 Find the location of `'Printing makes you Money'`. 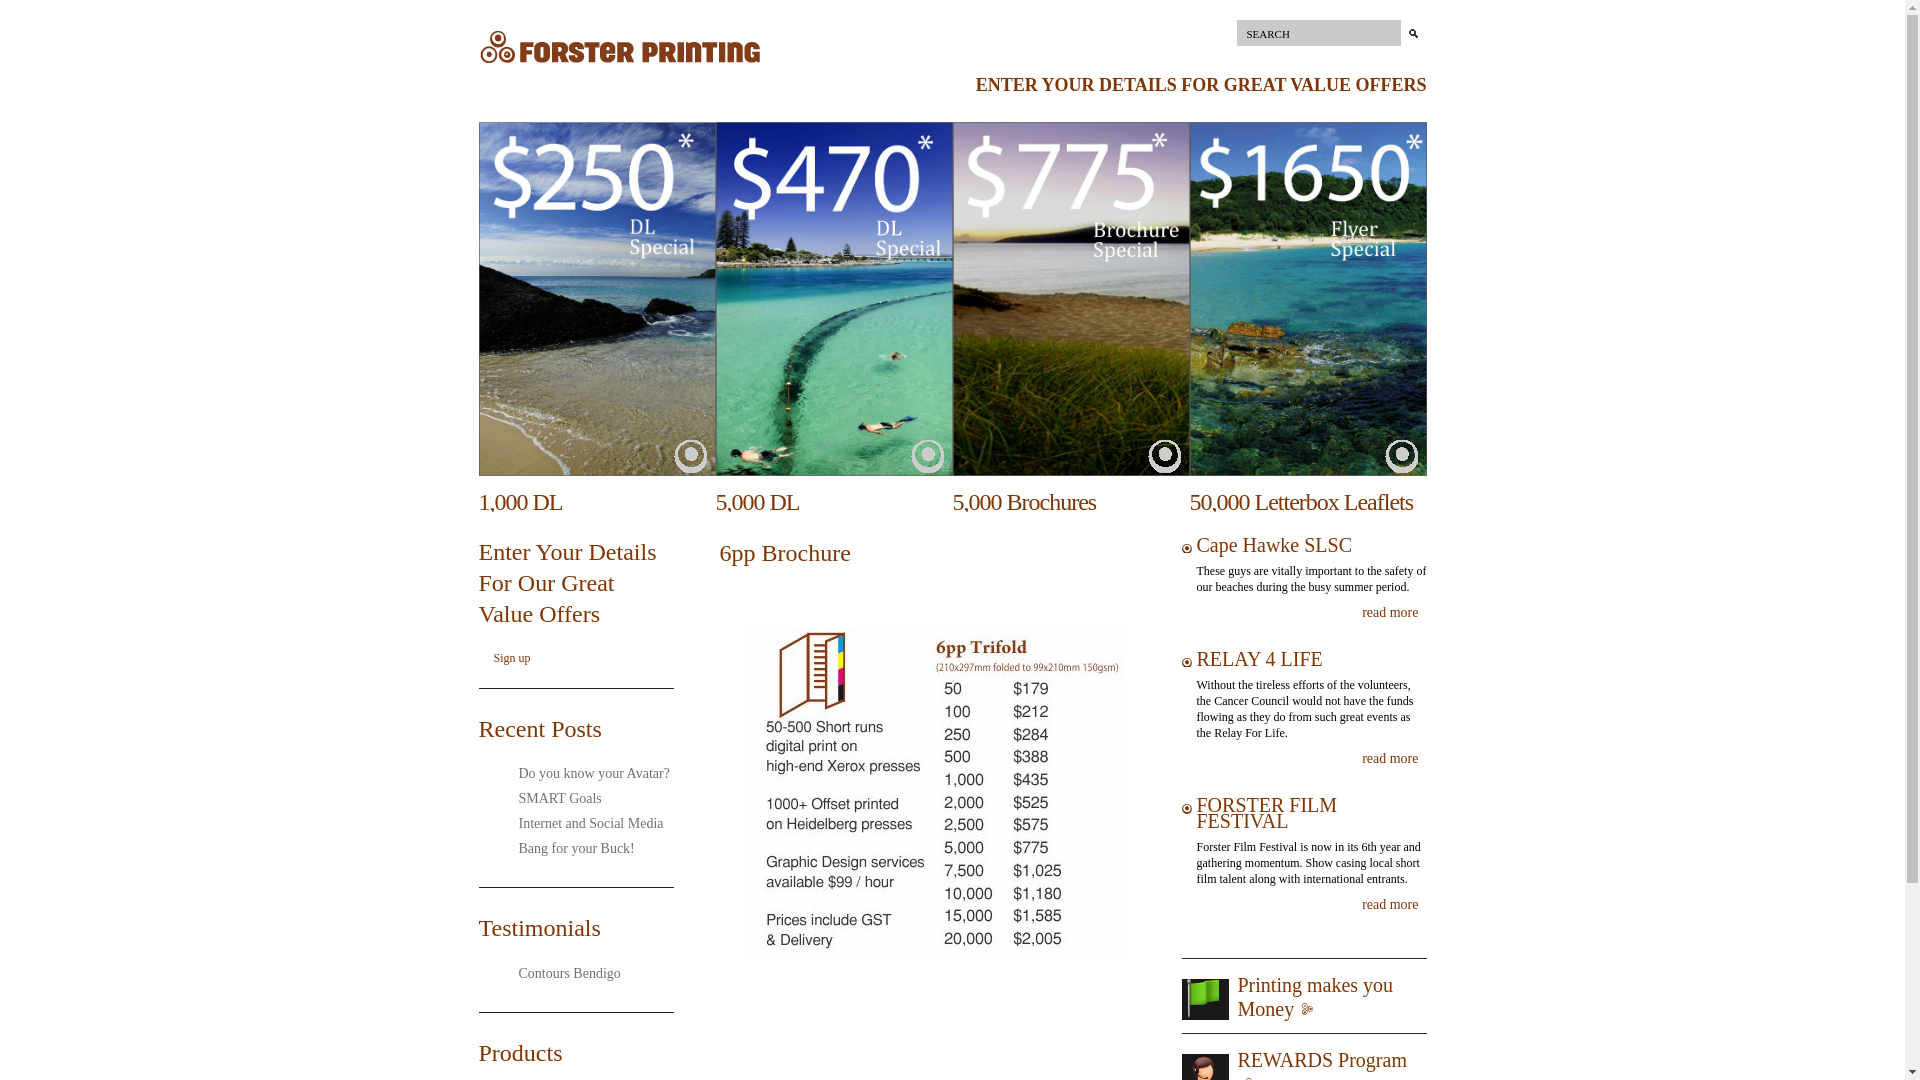

'Printing makes you Money' is located at coordinates (1315, 996).